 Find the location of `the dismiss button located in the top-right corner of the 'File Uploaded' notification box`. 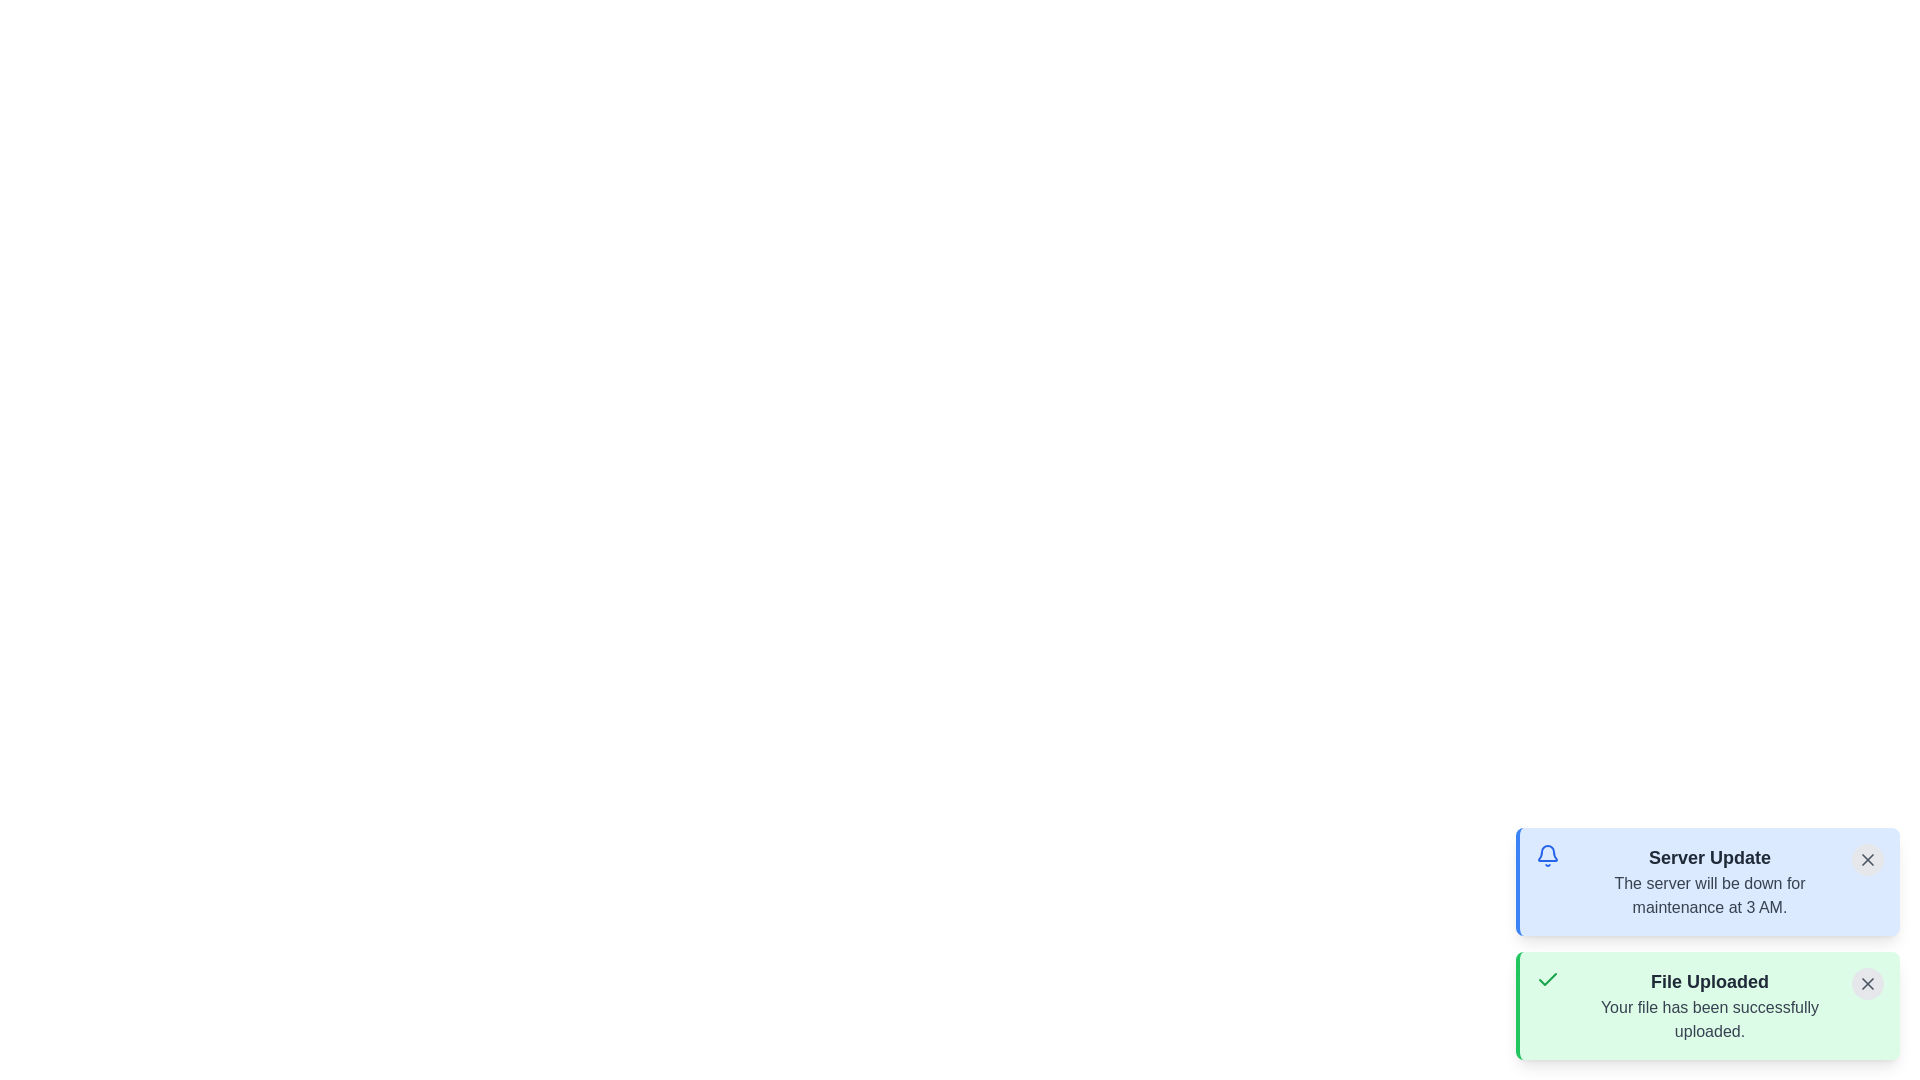

the dismiss button located in the top-right corner of the 'File Uploaded' notification box is located at coordinates (1866, 982).